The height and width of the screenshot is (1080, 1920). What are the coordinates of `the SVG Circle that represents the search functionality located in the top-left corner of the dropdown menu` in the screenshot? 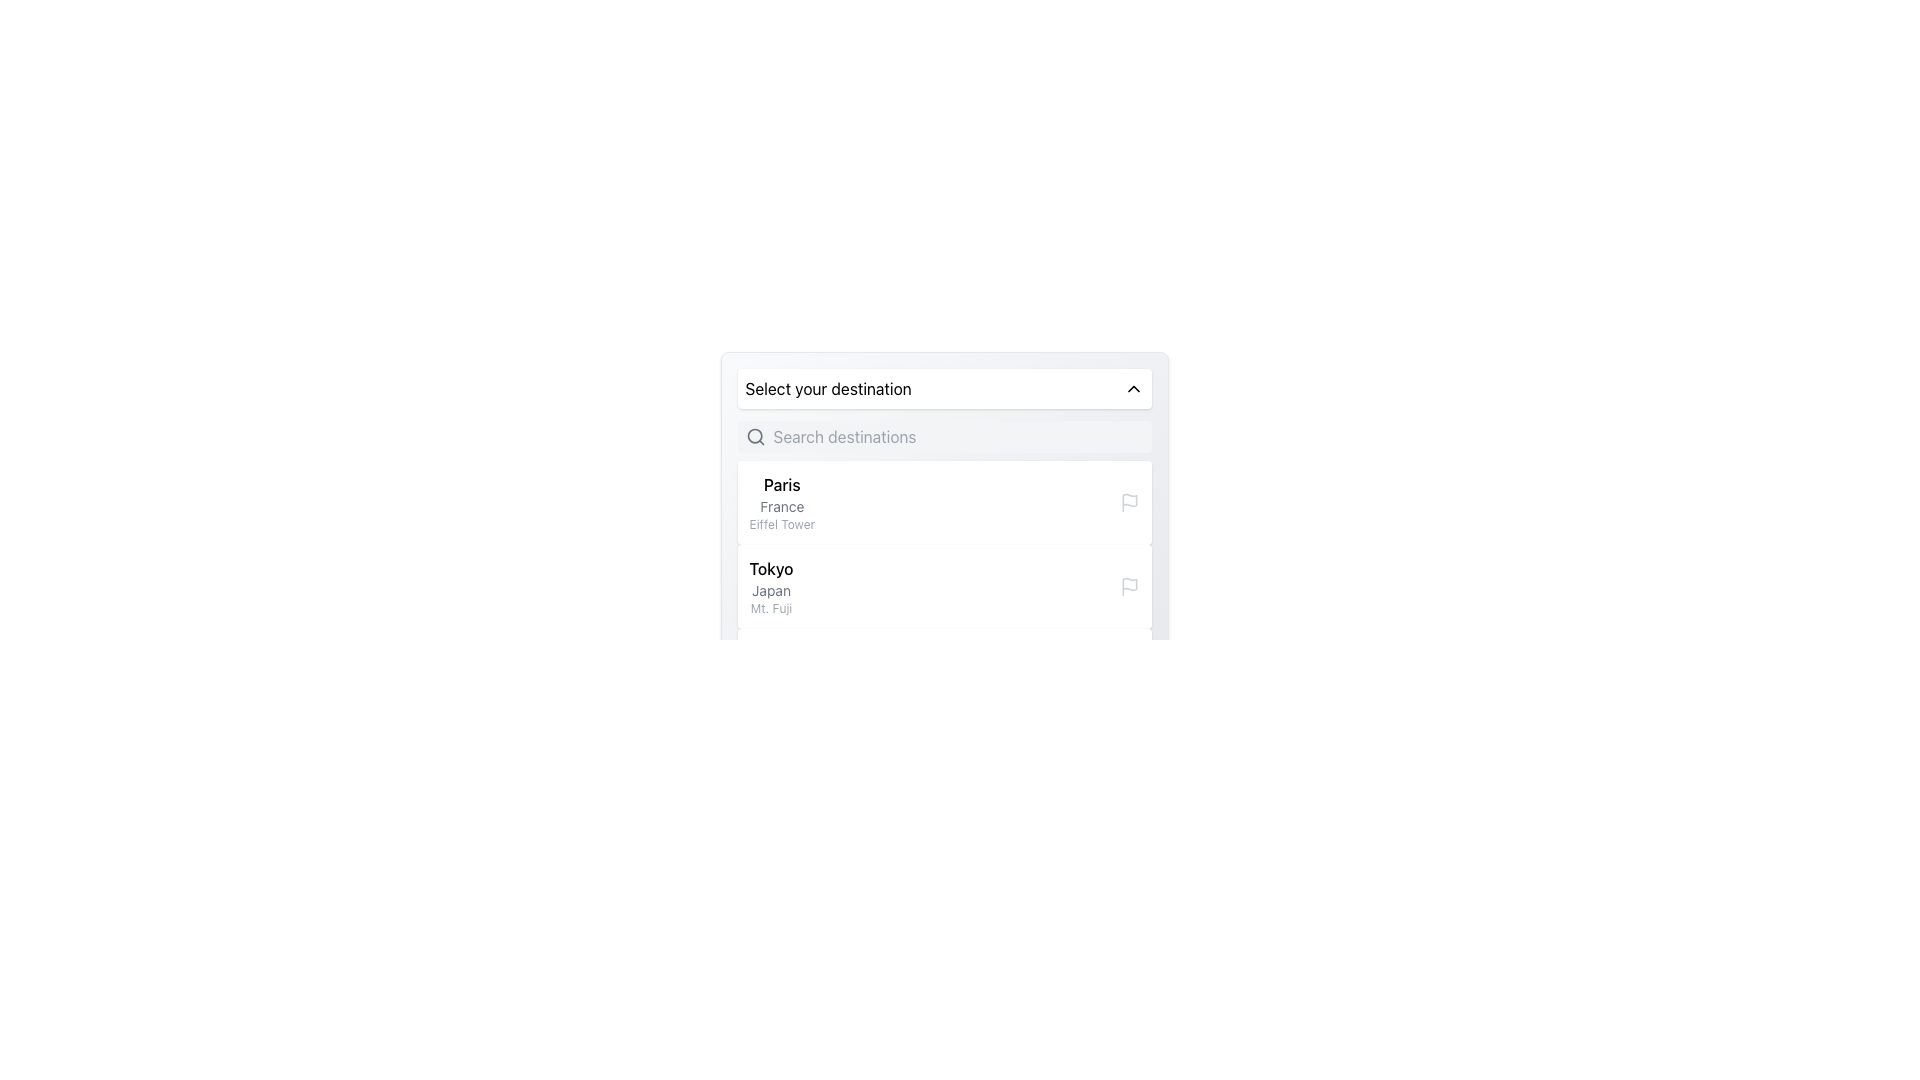 It's located at (753, 435).